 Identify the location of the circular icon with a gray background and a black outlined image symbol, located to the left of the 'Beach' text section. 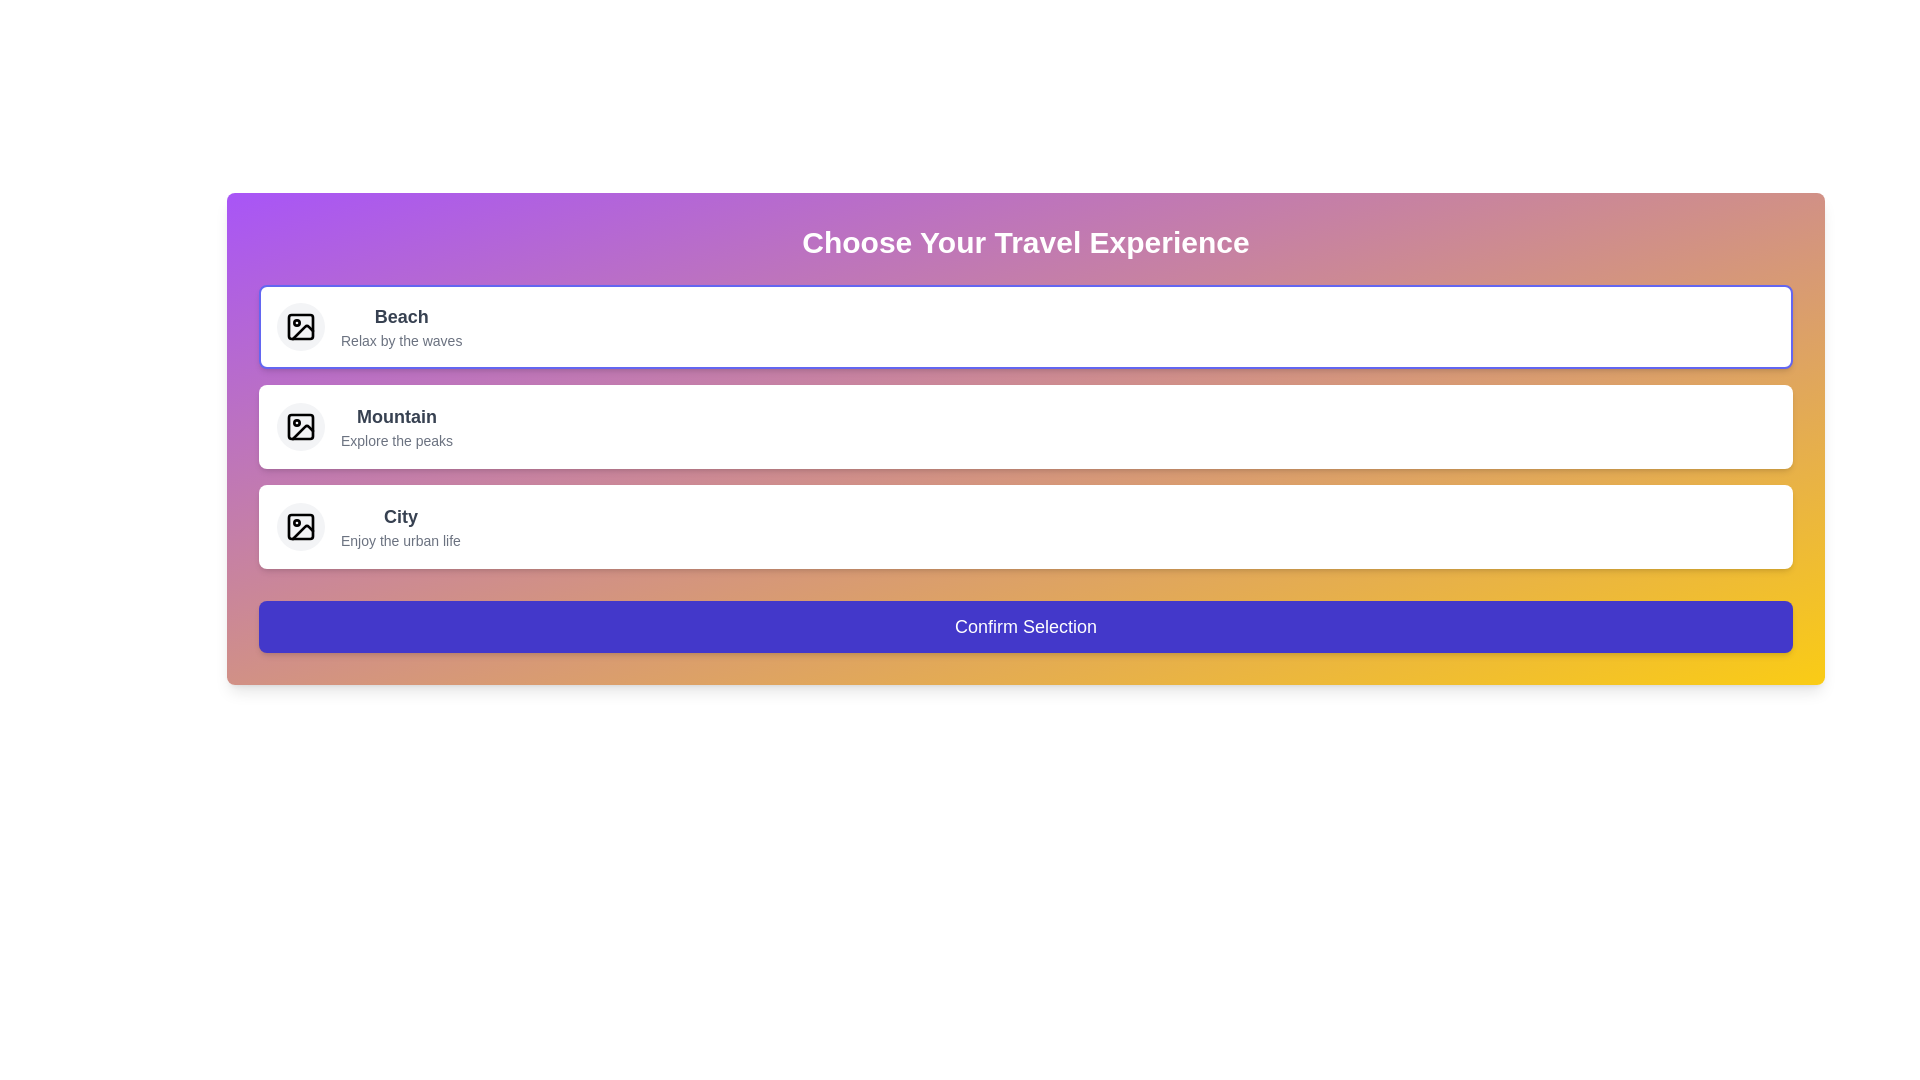
(300, 326).